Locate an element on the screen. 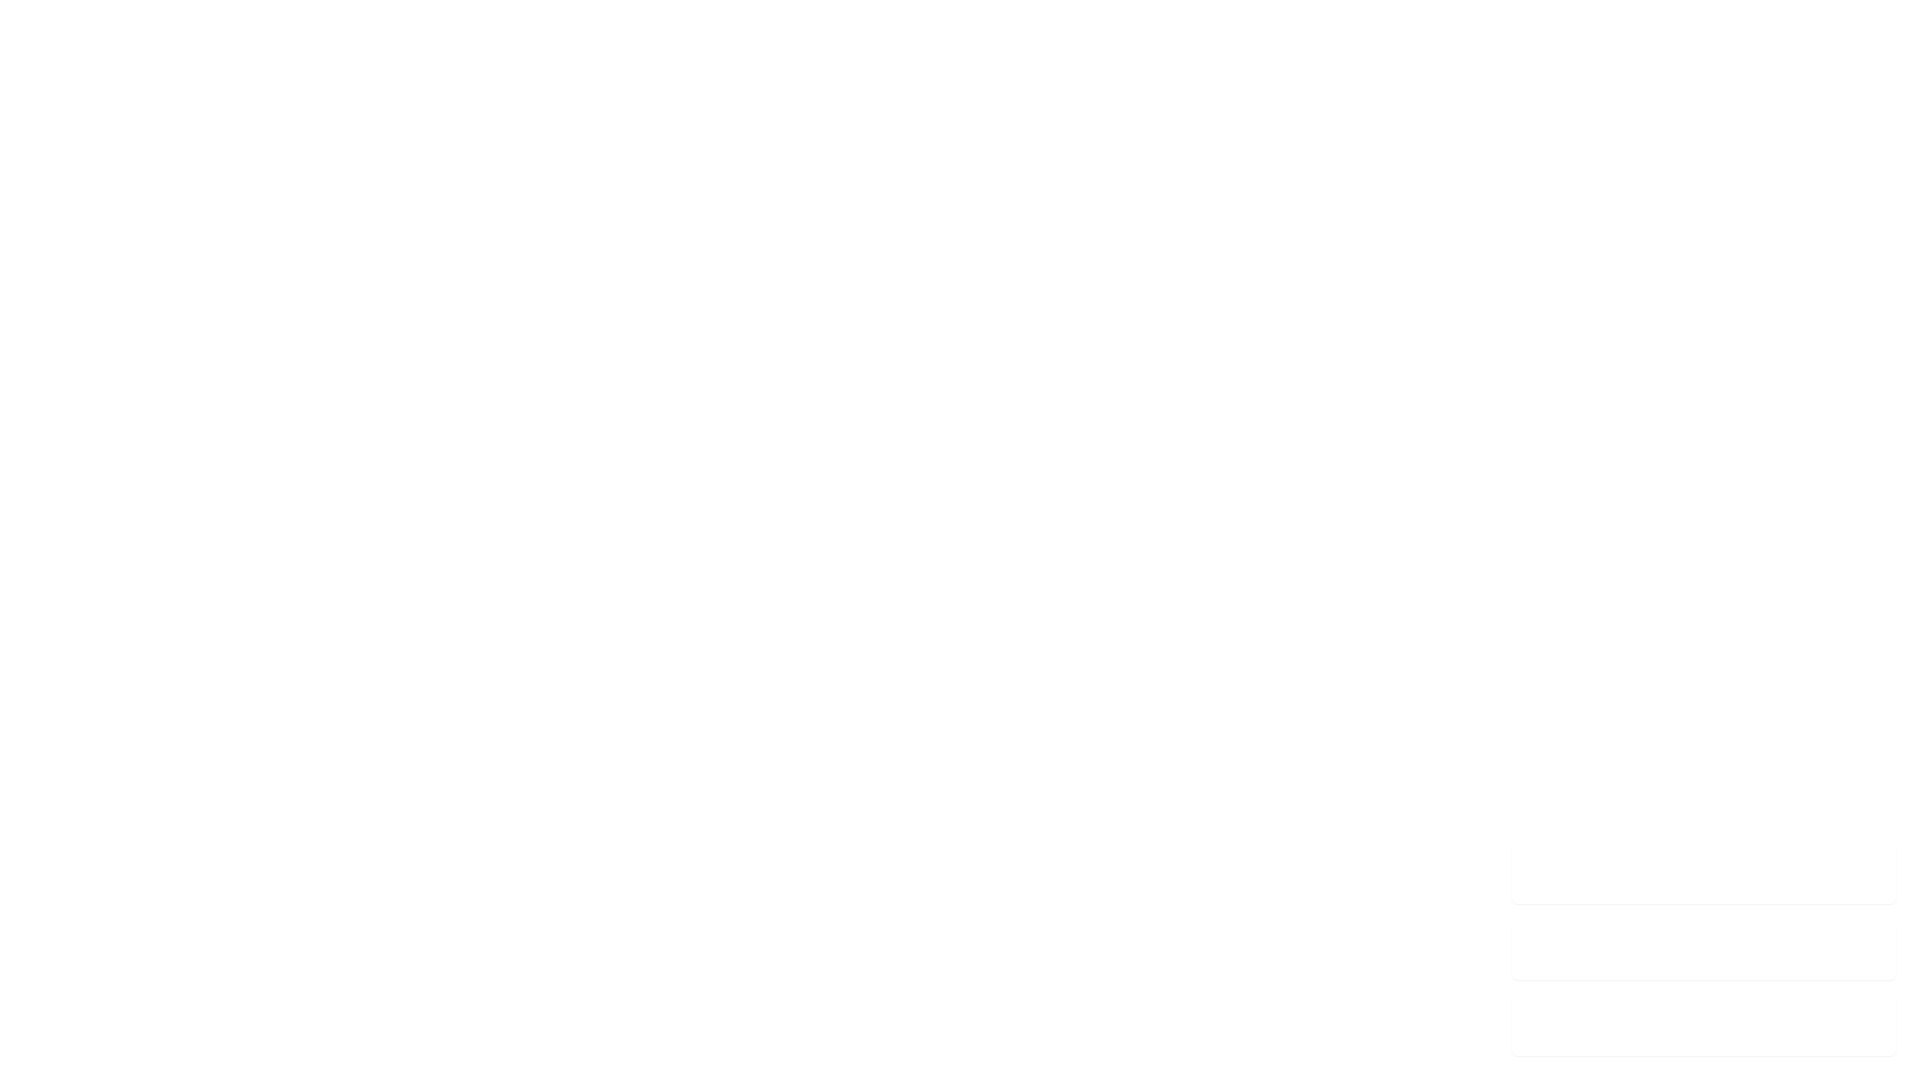 This screenshot has height=1080, width=1920. the dismiss button represented by a stylized '×' character is located at coordinates (1873, 873).